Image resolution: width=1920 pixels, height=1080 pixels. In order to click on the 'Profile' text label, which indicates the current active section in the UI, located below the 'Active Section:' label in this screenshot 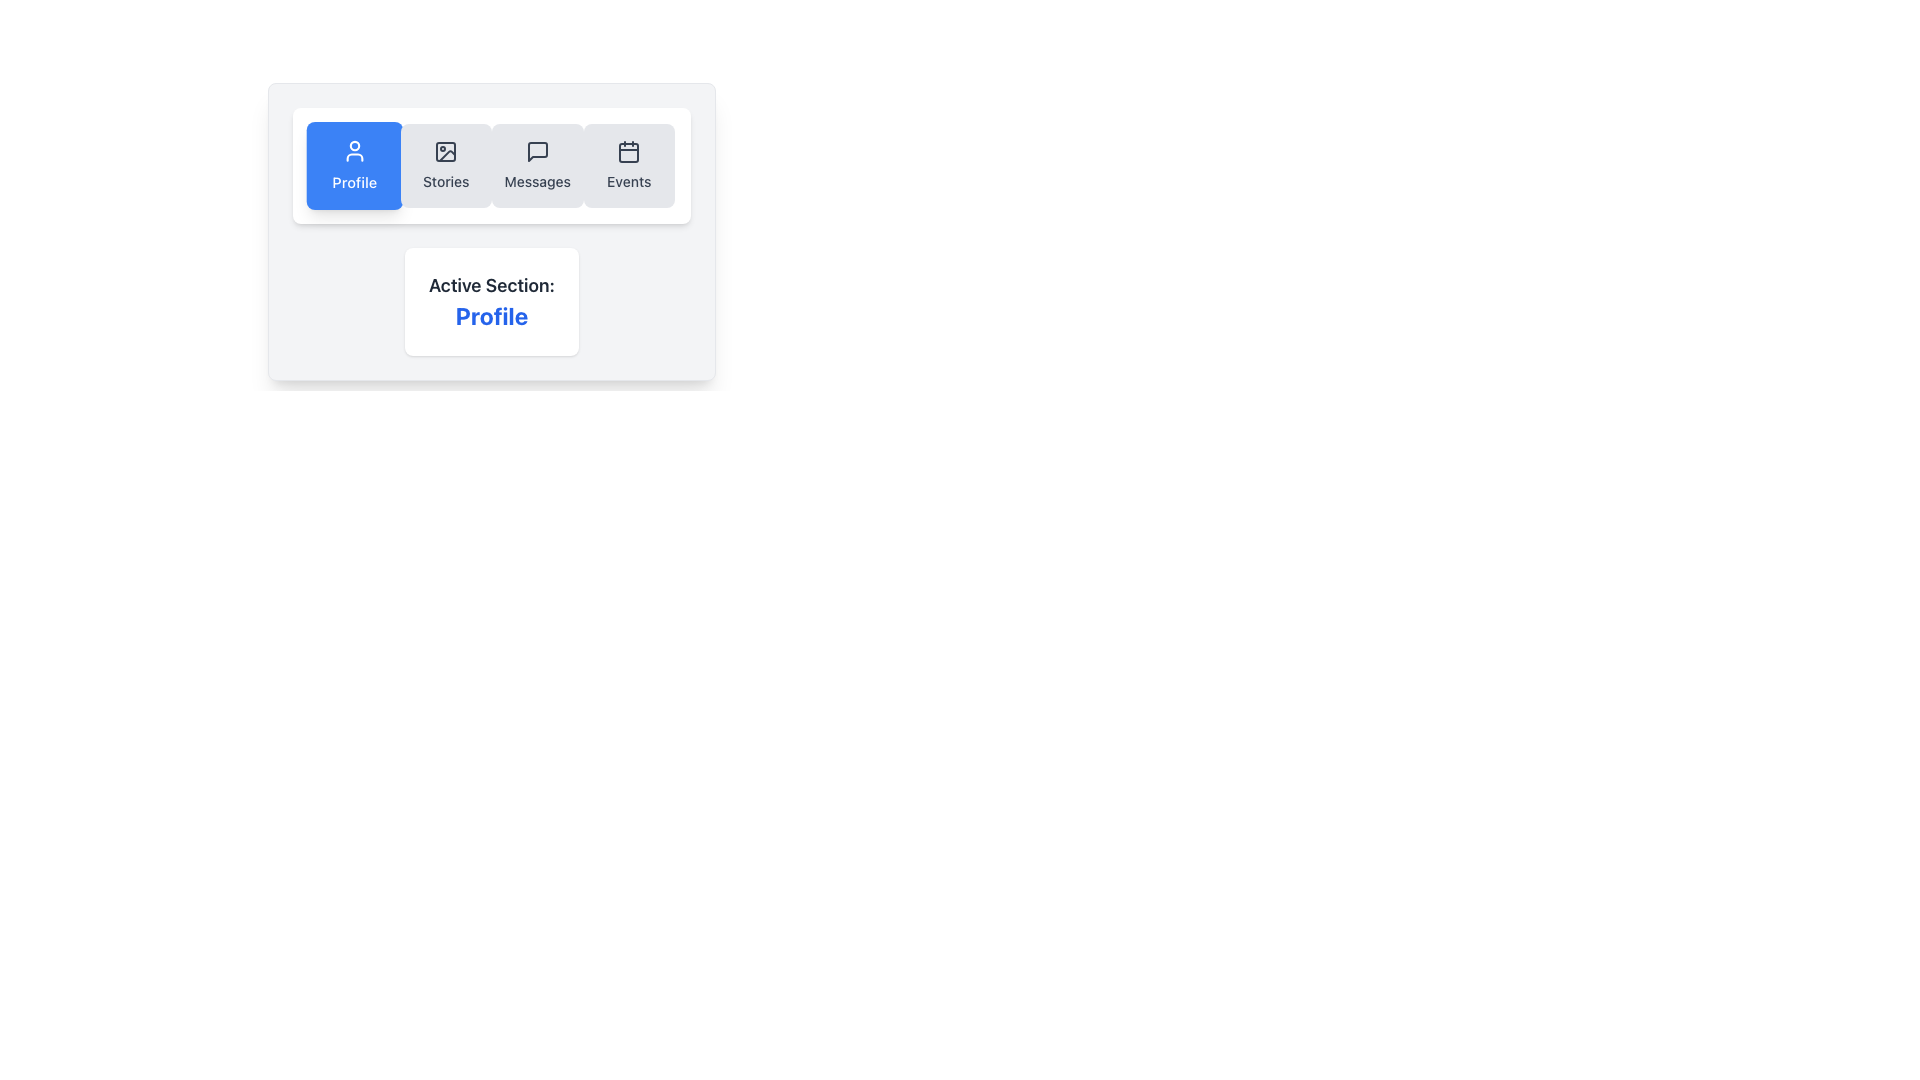, I will do `click(491, 315)`.